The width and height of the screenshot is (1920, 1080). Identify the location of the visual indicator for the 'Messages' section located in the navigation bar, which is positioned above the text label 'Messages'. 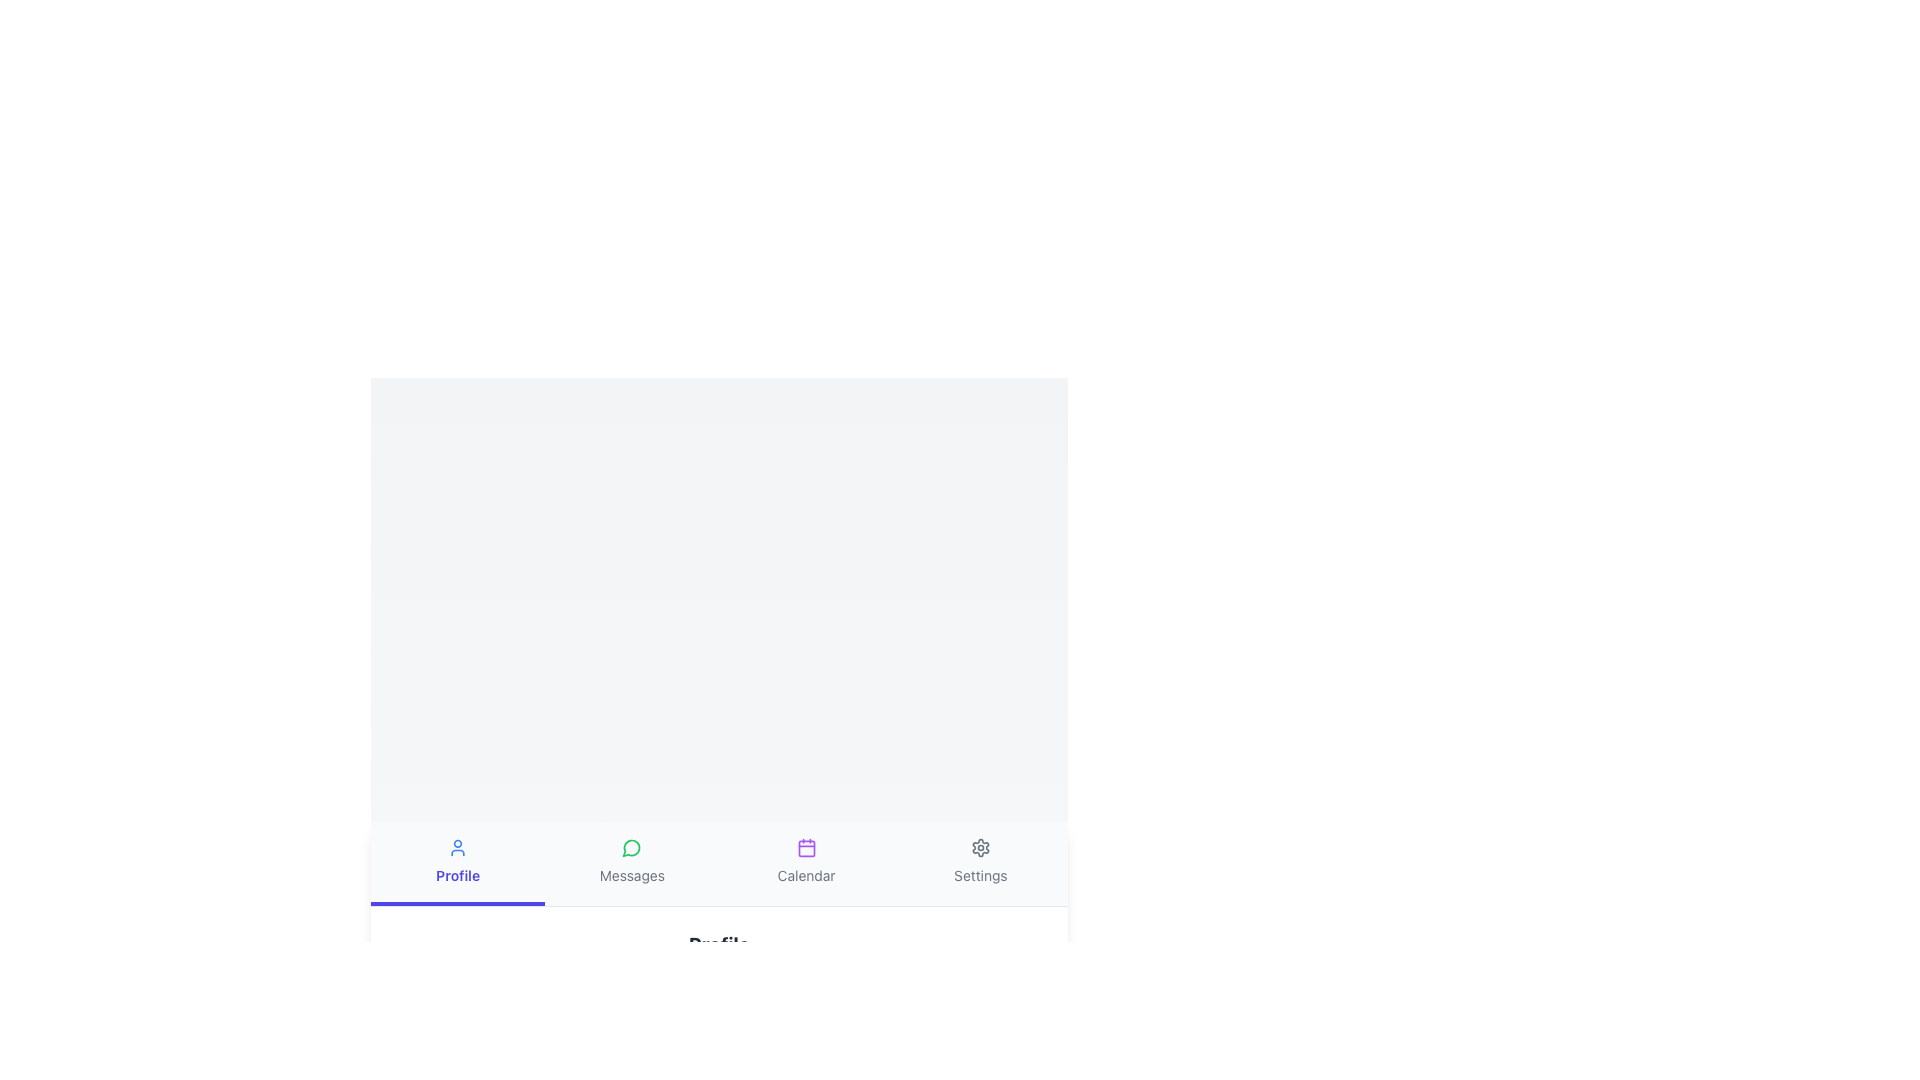
(631, 847).